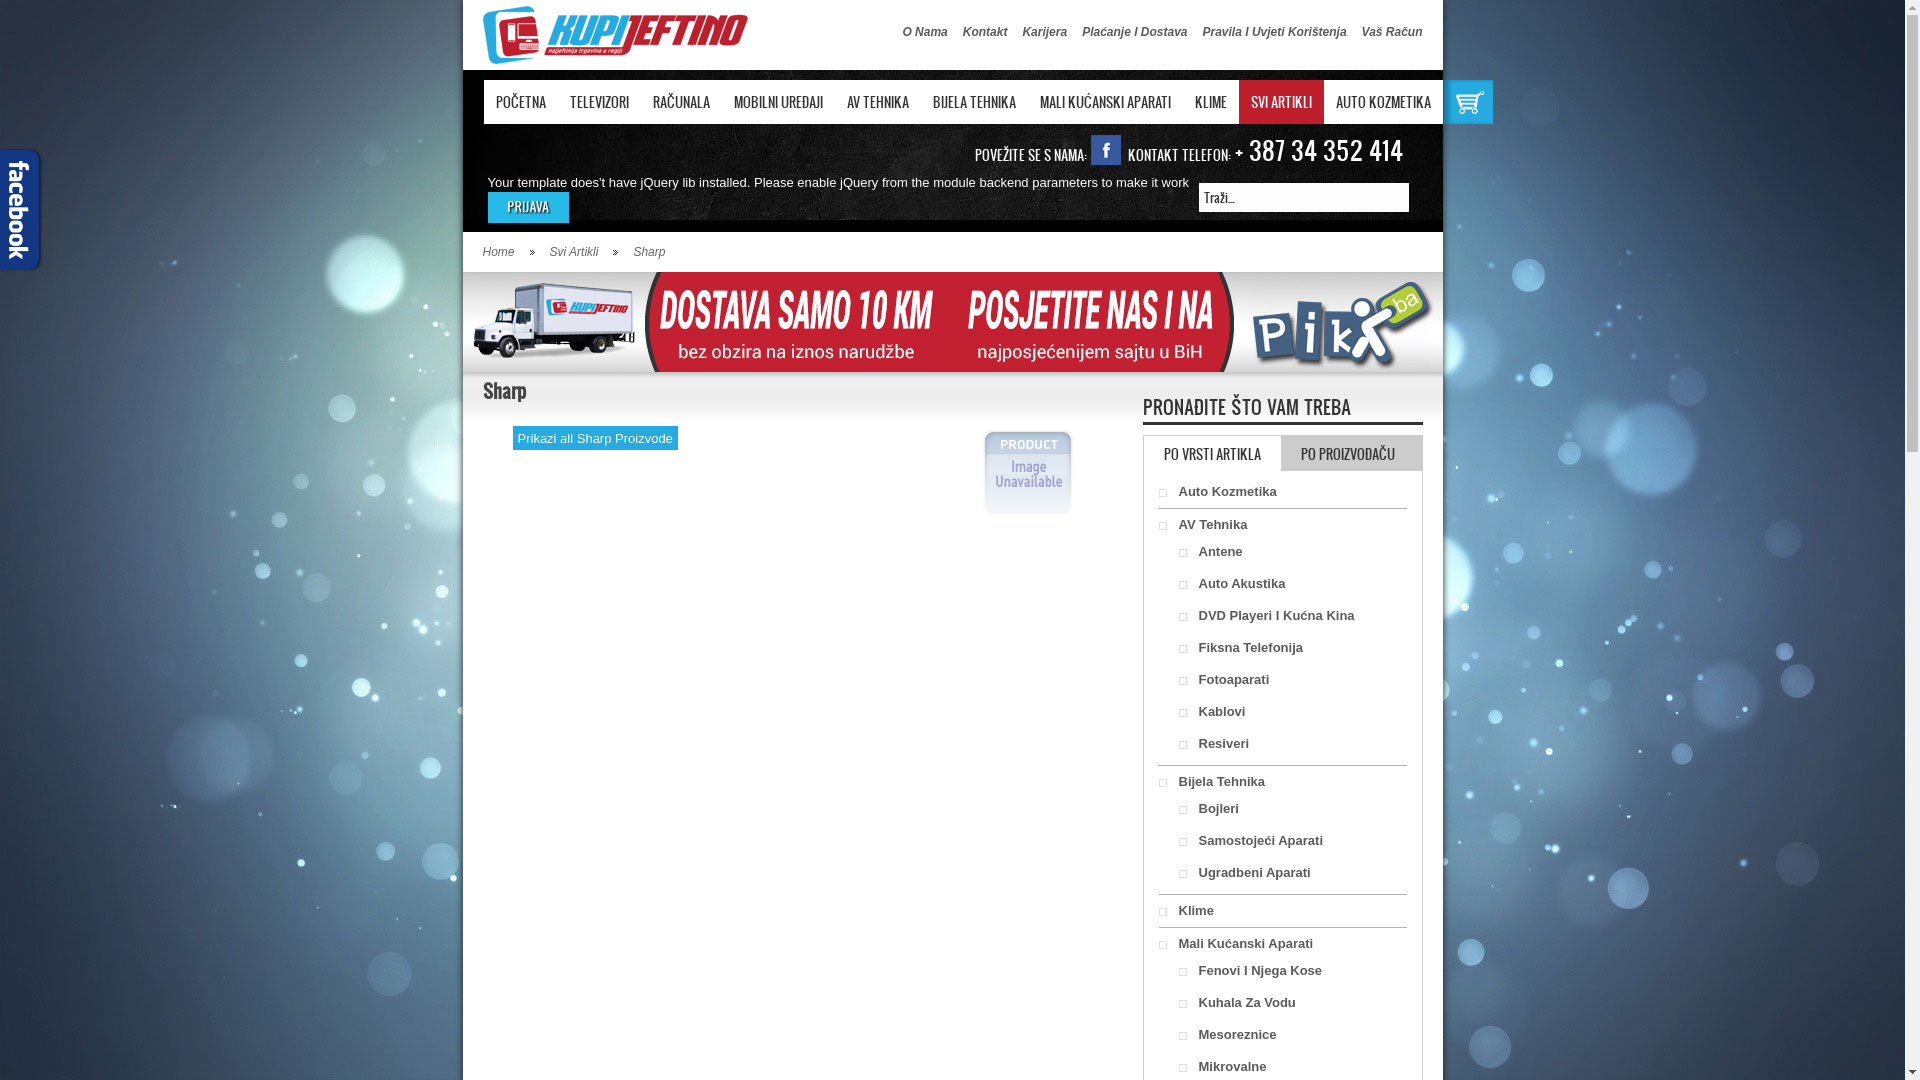 The width and height of the screenshot is (1920, 1080). Describe the element at coordinates (1291, 583) in the screenshot. I see `'Auto Akustika'` at that location.